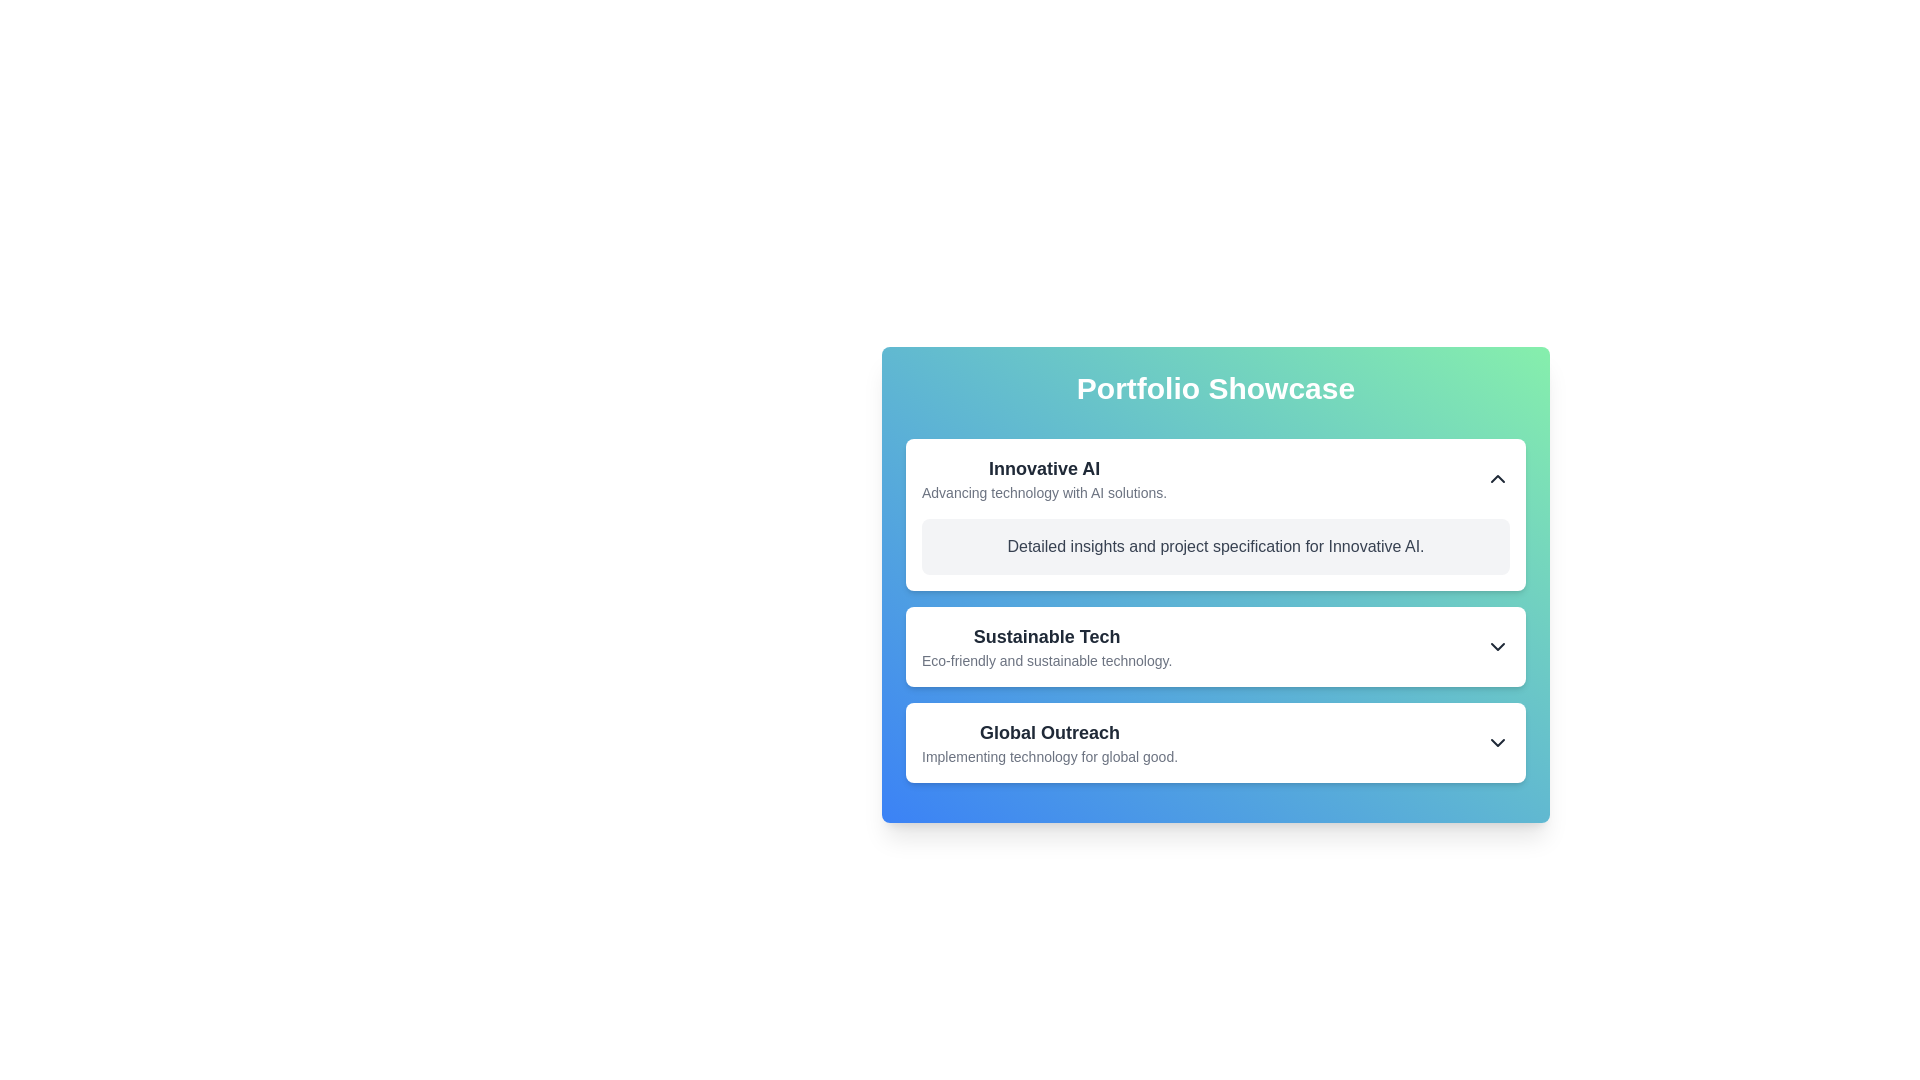  I want to click on the text element containing the phrase 'Detailed insights and project specification for Innovative AI.' which is styled with gray color and located under the 'Innovative AI' section, so click(1214, 547).